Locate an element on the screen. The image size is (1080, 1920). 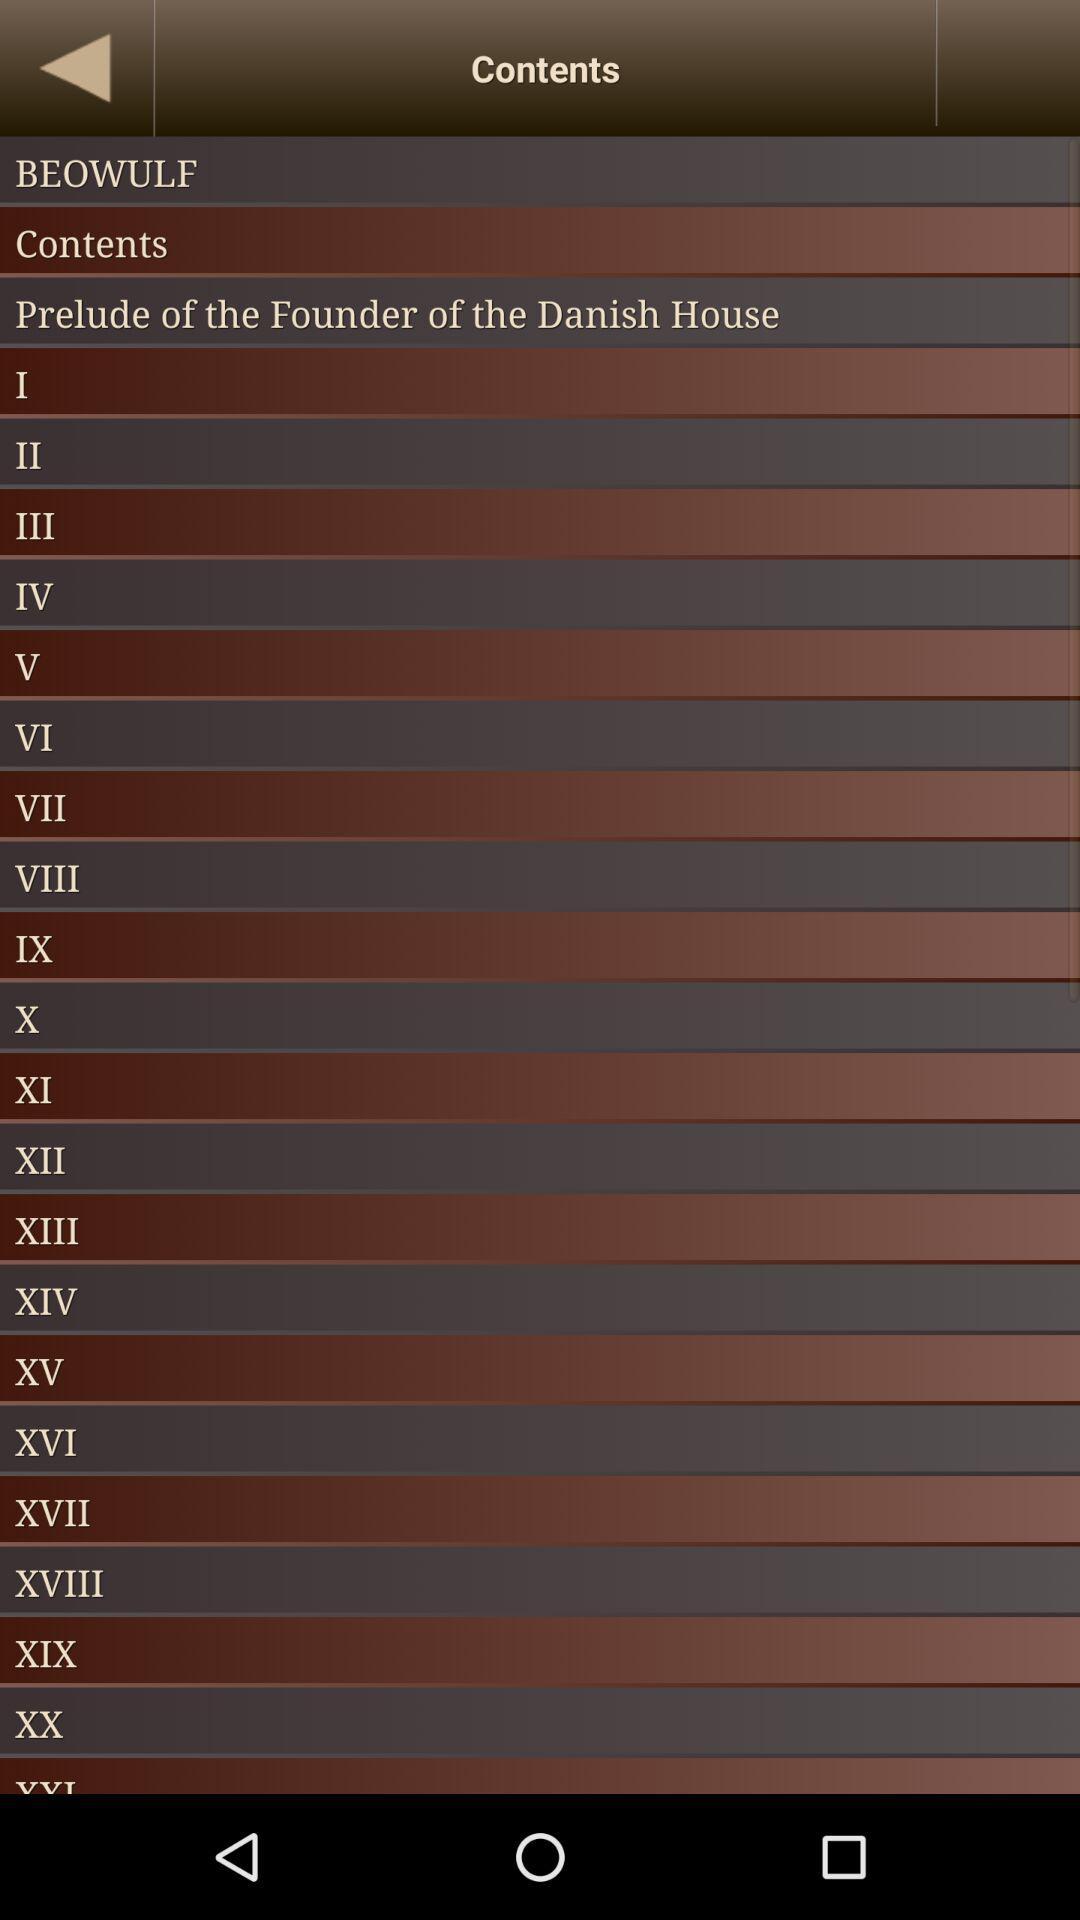
the item above the beowulf icon is located at coordinates (75, 68).